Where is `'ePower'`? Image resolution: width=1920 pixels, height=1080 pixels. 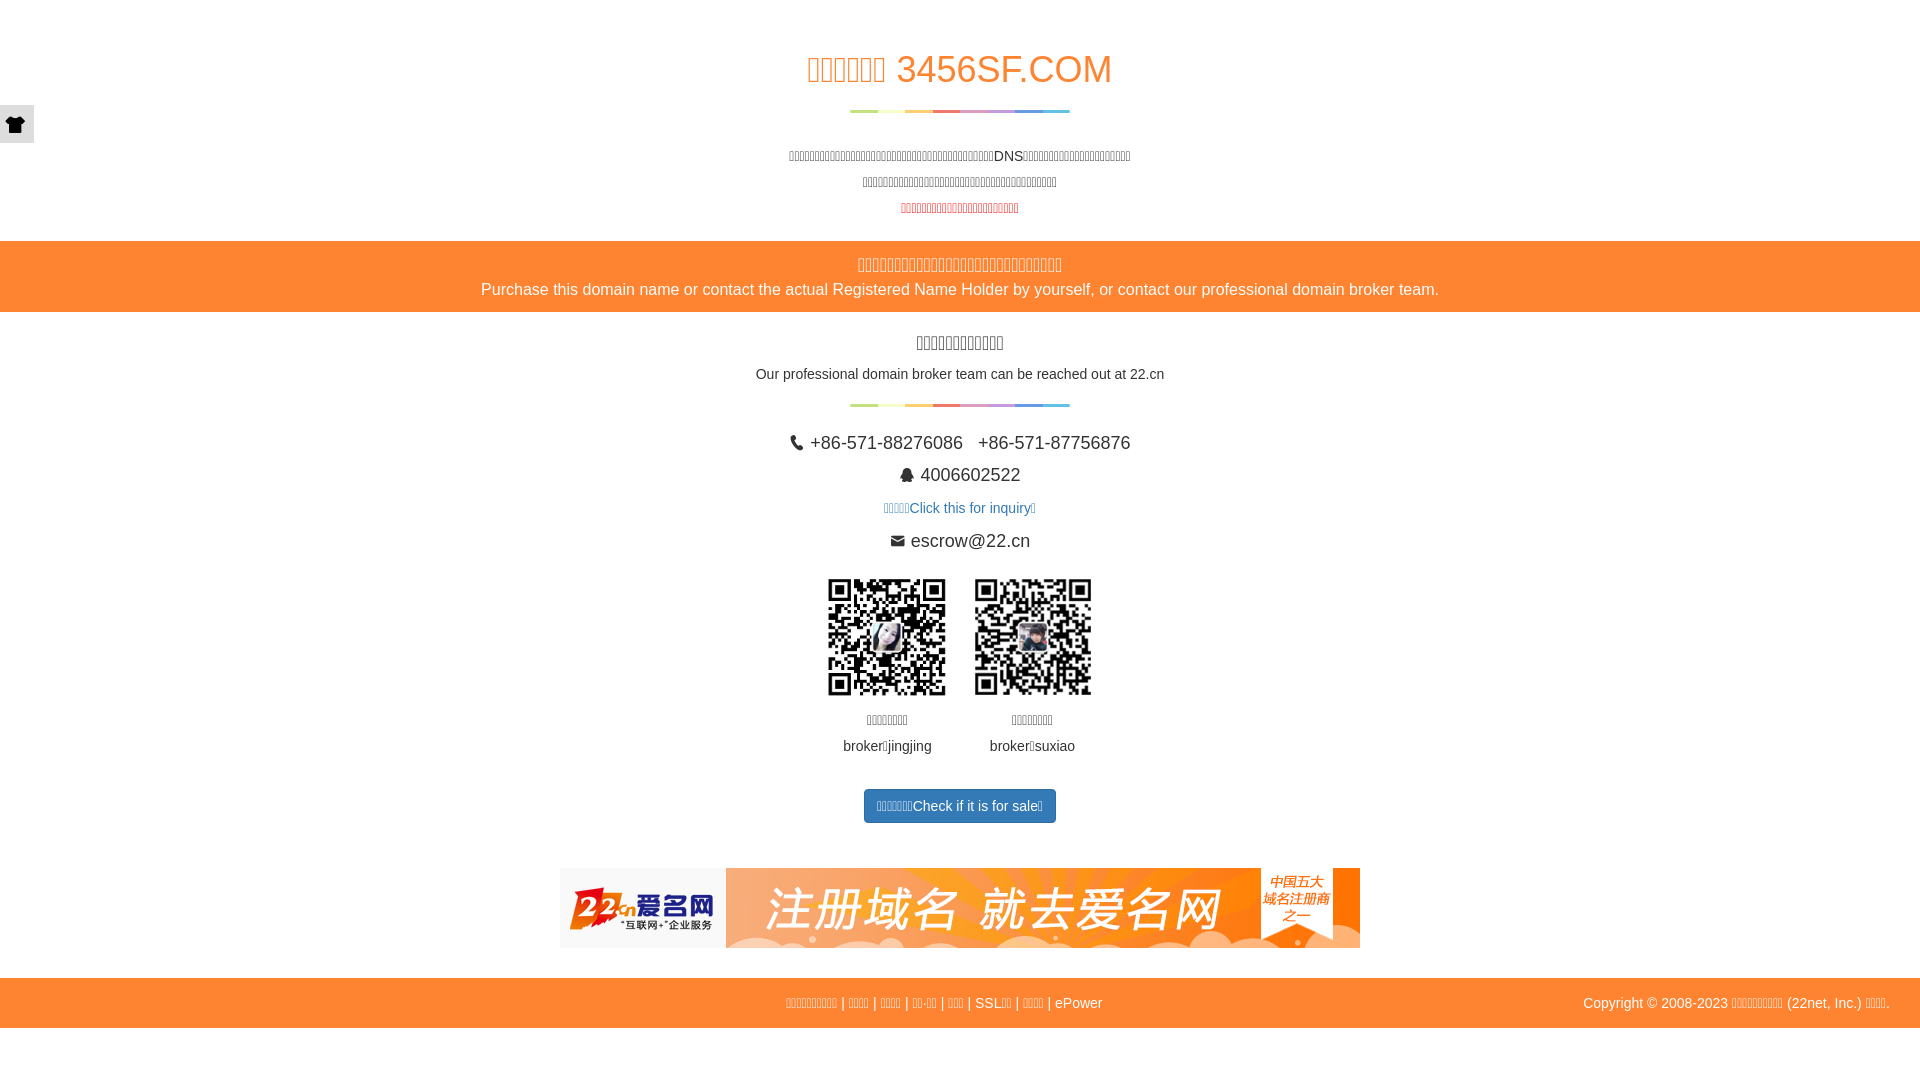 'ePower' is located at coordinates (1077, 1002).